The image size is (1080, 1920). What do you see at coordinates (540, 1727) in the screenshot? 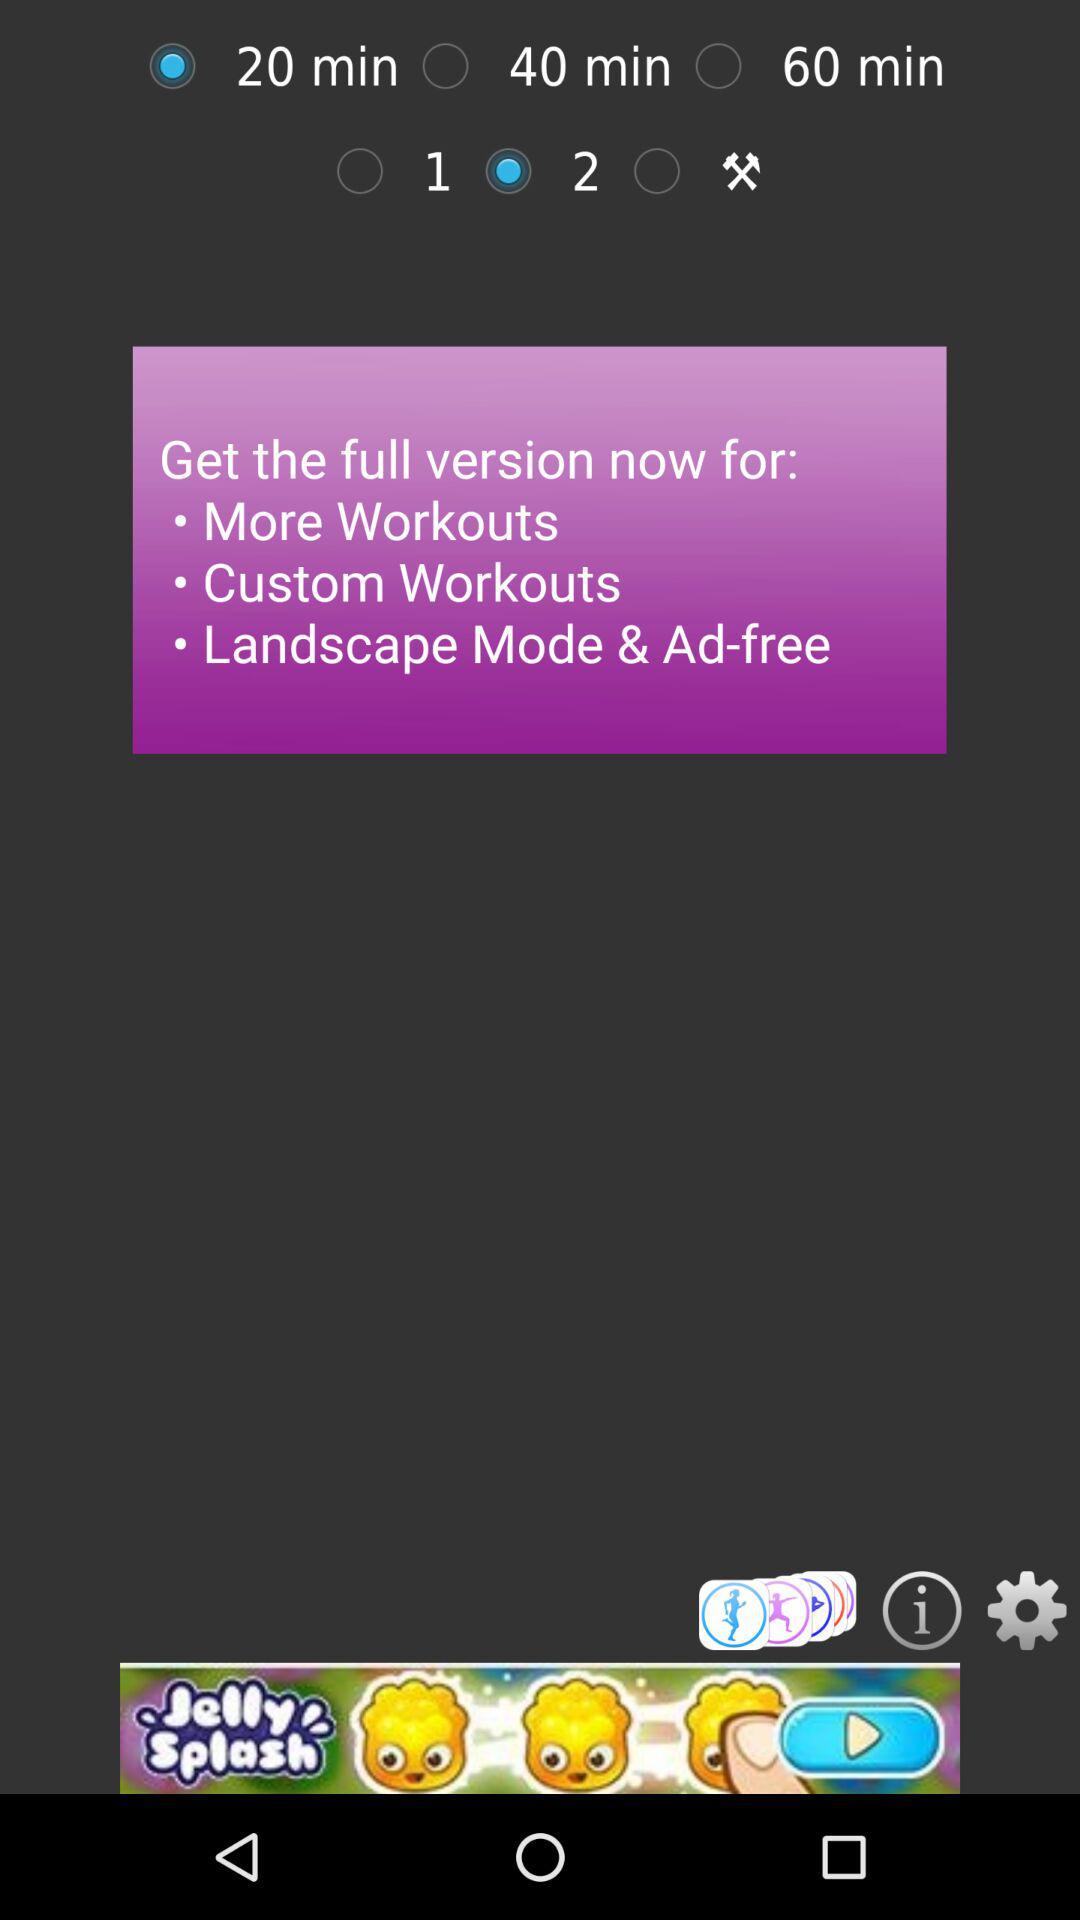
I see `advertisement bar` at bounding box center [540, 1727].